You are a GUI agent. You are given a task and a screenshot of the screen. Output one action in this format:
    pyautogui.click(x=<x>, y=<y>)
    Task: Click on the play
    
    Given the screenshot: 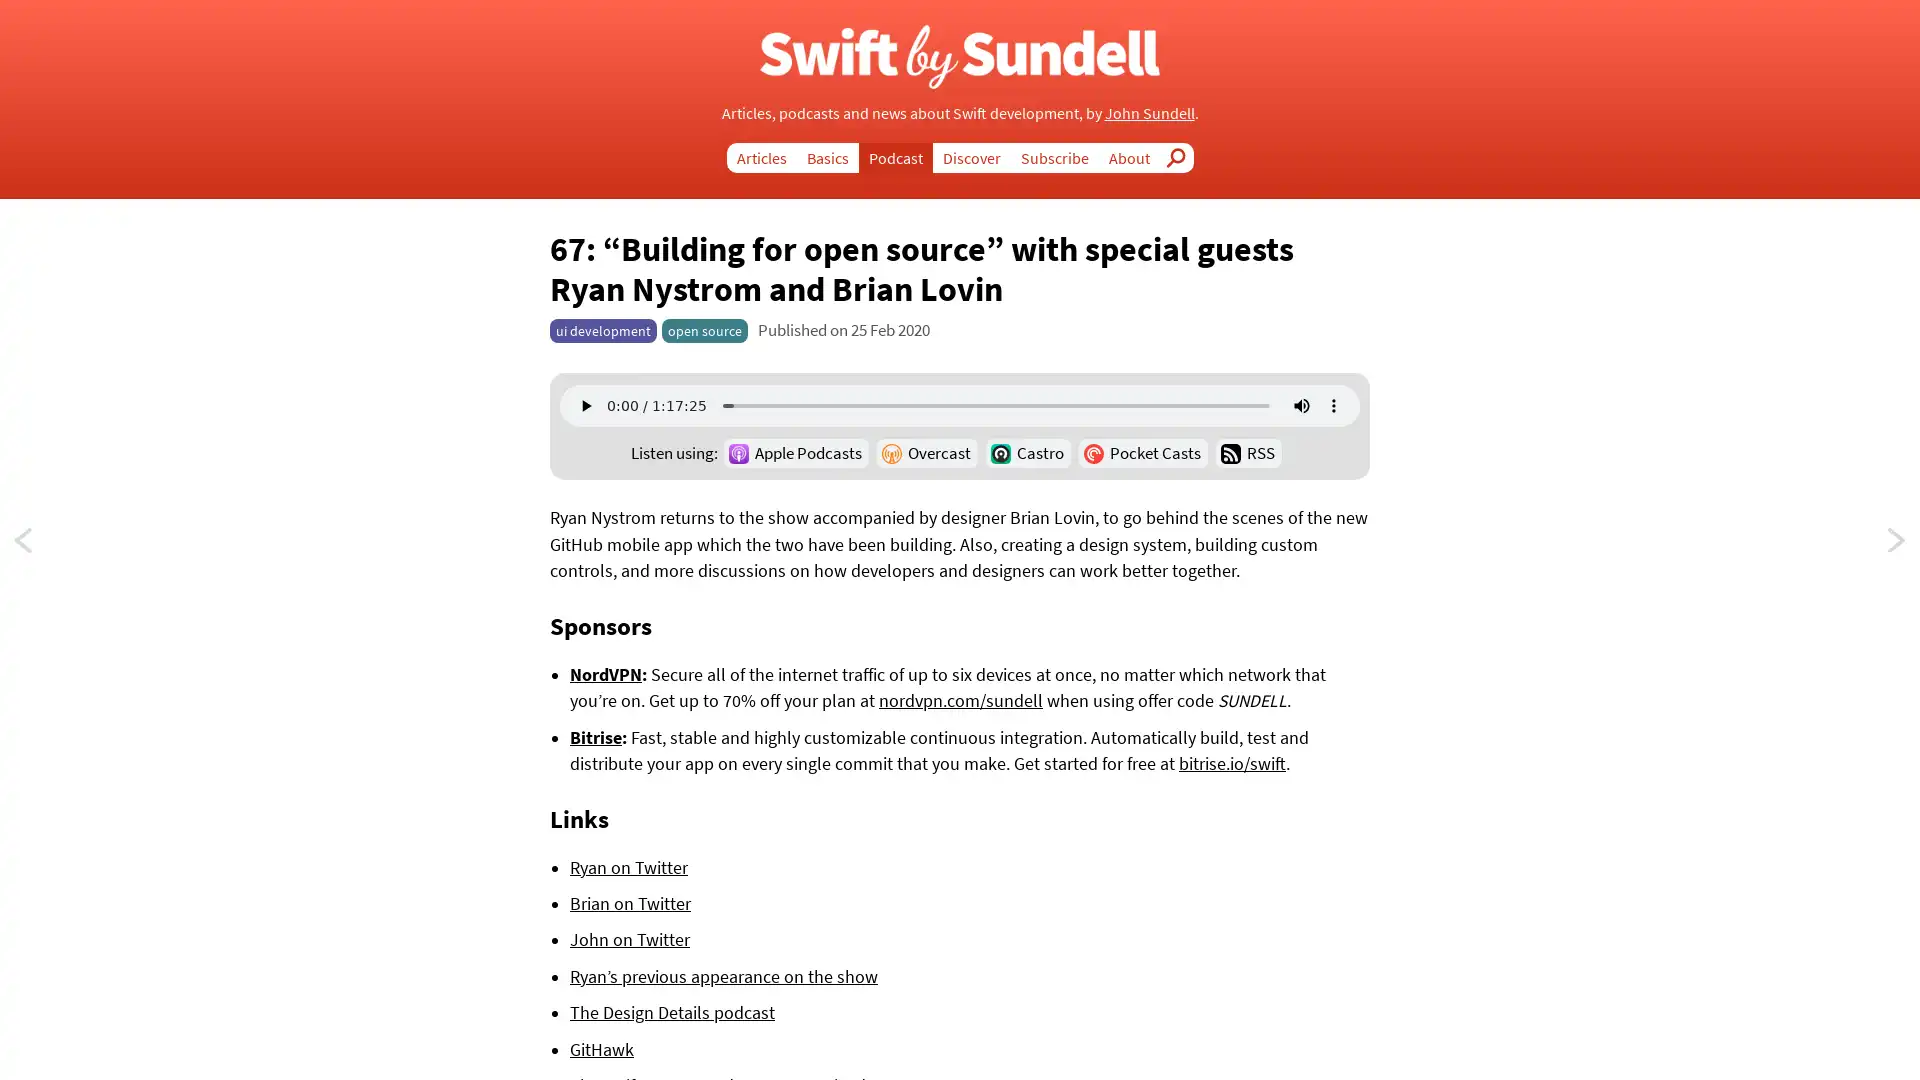 What is the action you would take?
    pyautogui.click(x=584, y=405)
    